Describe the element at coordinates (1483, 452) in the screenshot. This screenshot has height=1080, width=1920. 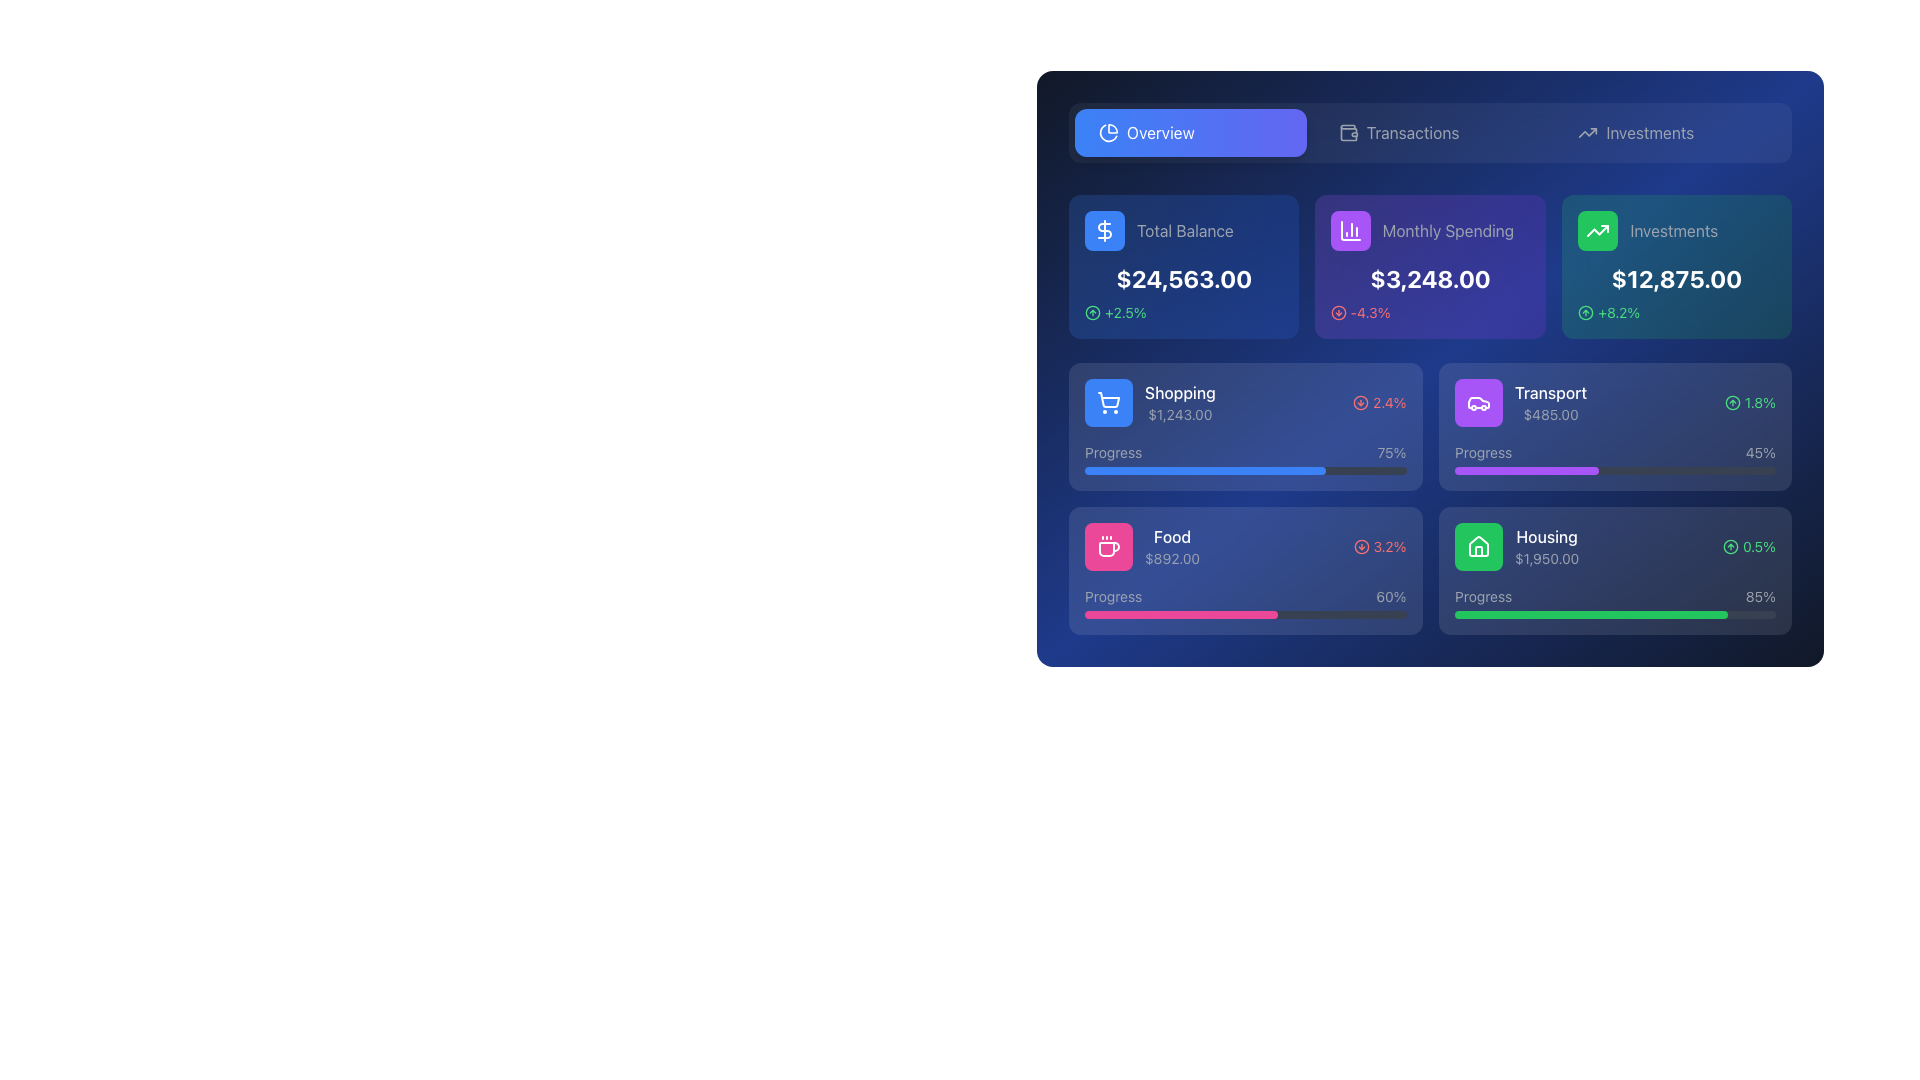
I see `the 'Progress' text label, which is styled with a small font size and gray color, located within a blue-toned card interface and positioned to the left of a '45%' text label in the 'Transport' card` at that location.